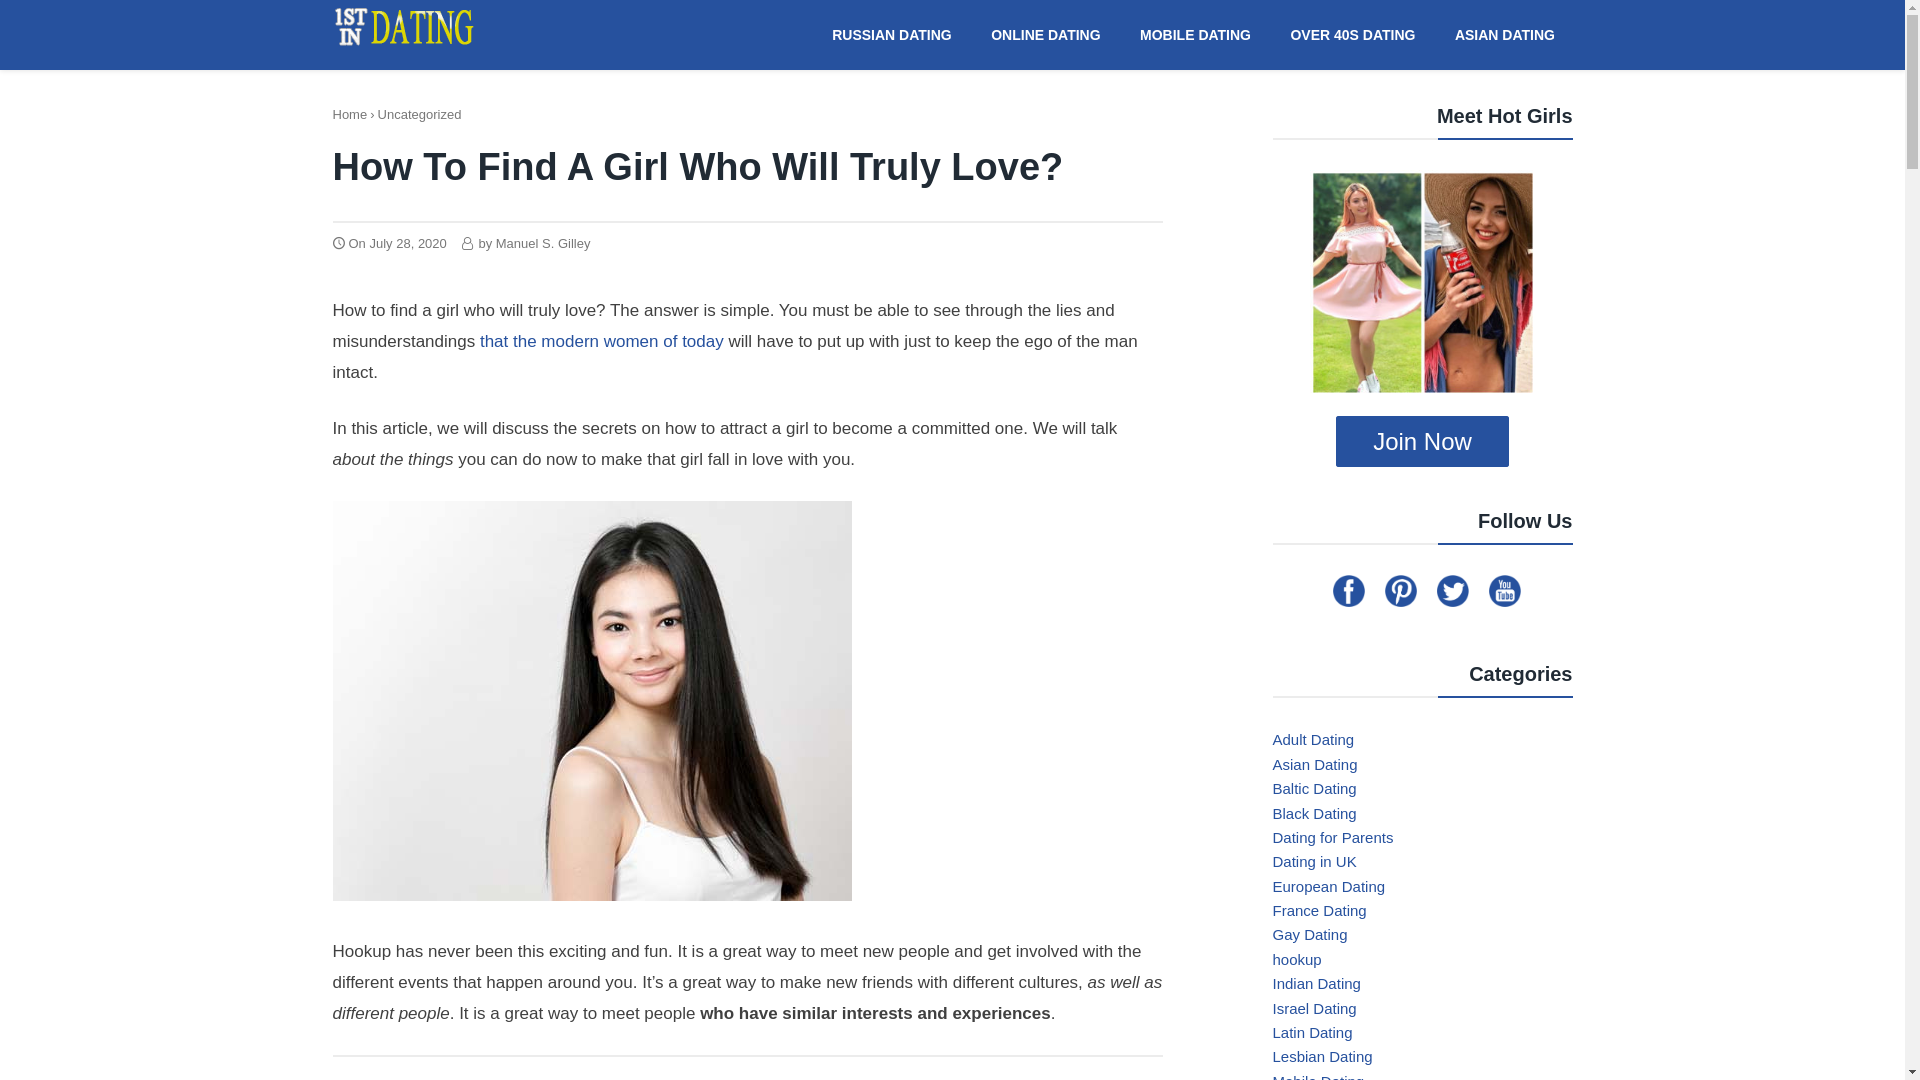 Image resolution: width=1920 pixels, height=1080 pixels. Describe the element at coordinates (1311, 1032) in the screenshot. I see `'Latin Dating'` at that location.